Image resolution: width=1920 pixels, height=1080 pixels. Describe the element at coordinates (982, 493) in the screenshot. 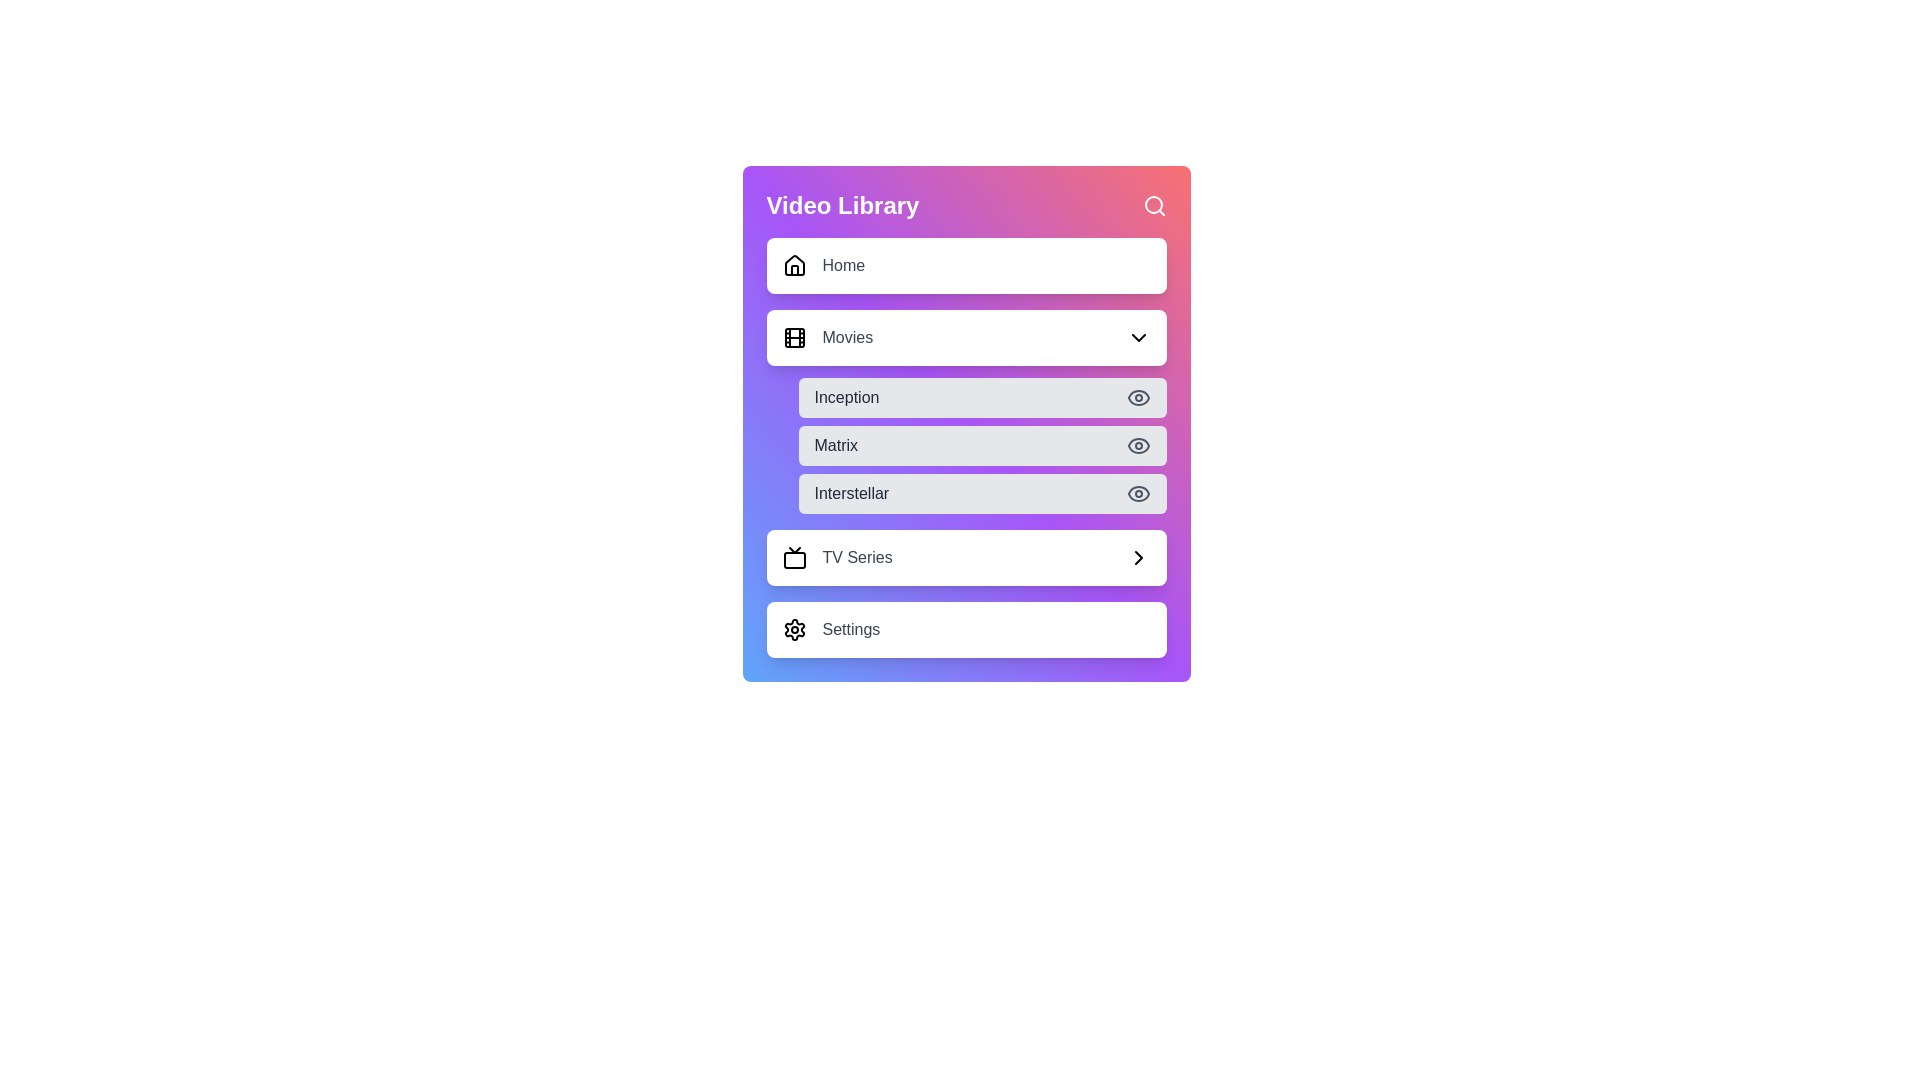

I see `the button for the movie 'Interstellar' in the Video Library by navigating via keyboard for accessibility` at that location.